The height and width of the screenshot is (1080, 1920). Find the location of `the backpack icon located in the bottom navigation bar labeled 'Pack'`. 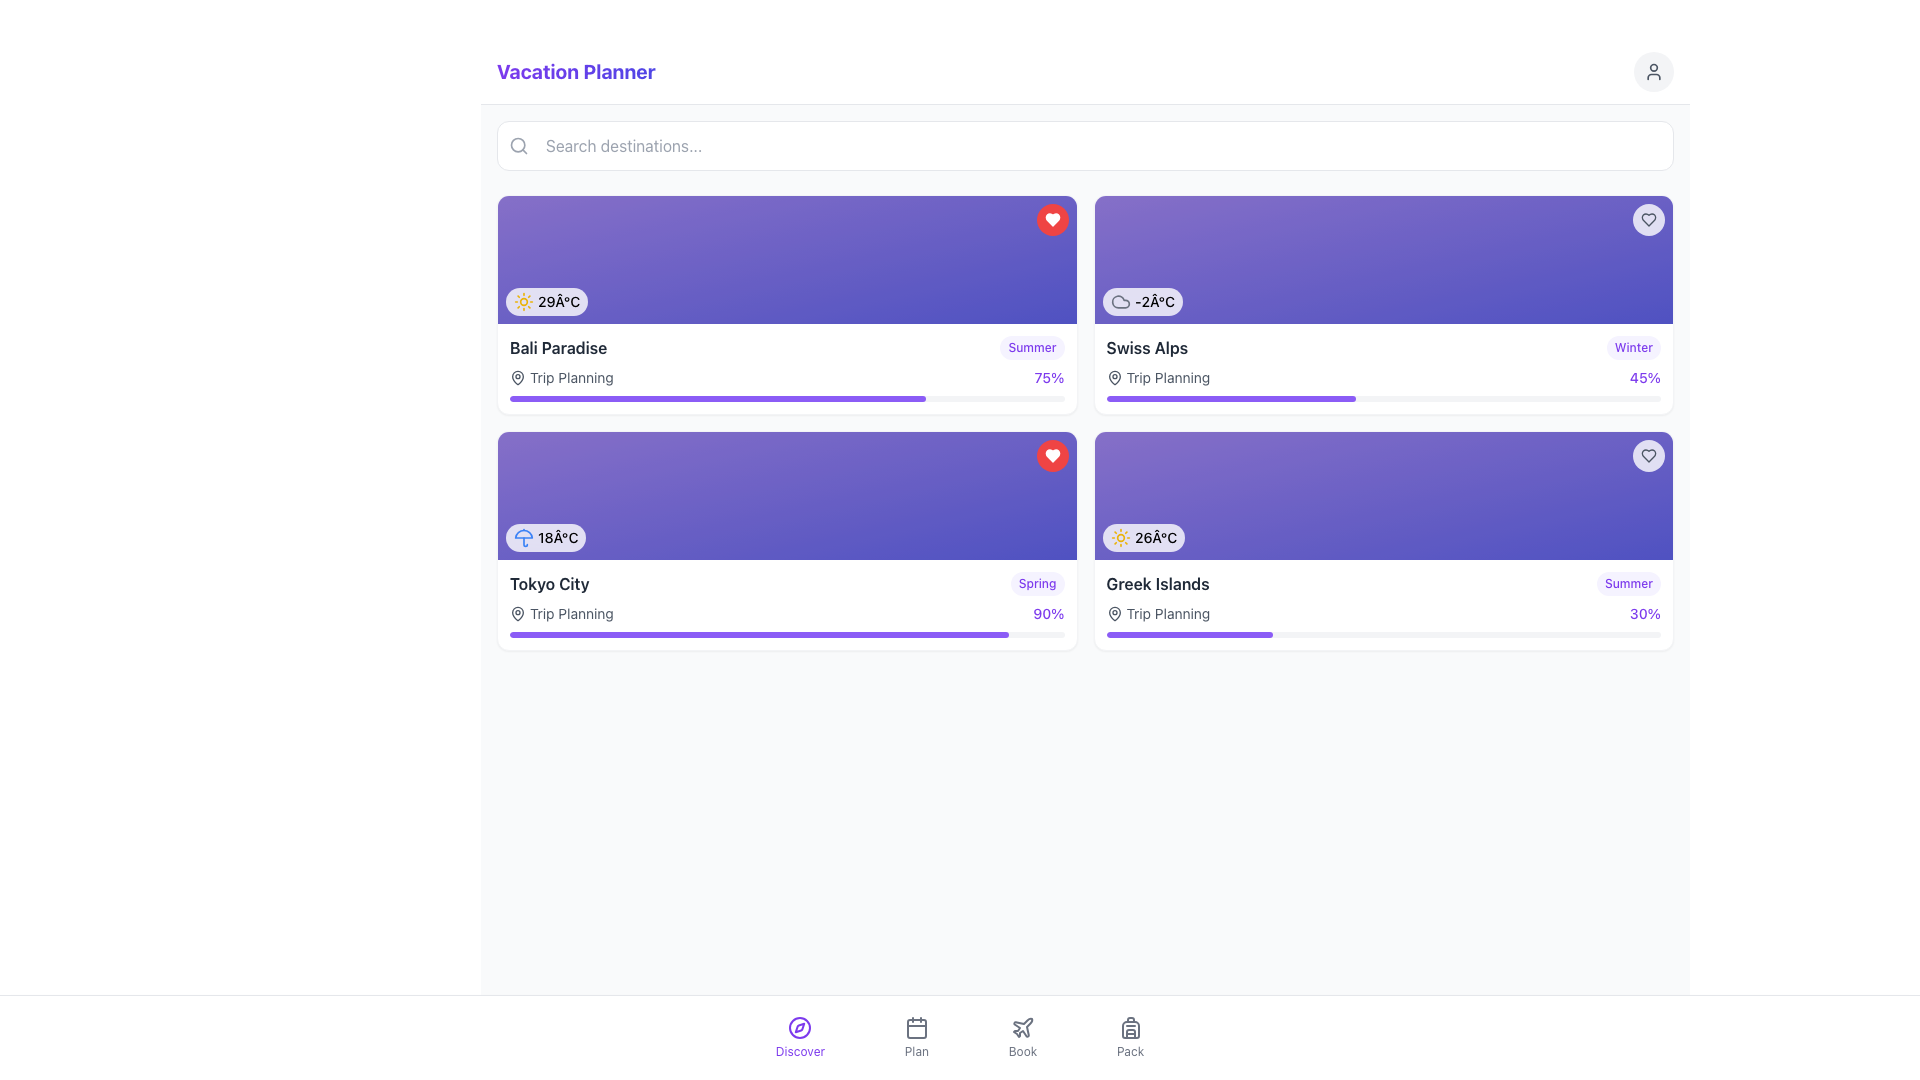

the backpack icon located in the bottom navigation bar labeled 'Pack' is located at coordinates (1130, 1028).